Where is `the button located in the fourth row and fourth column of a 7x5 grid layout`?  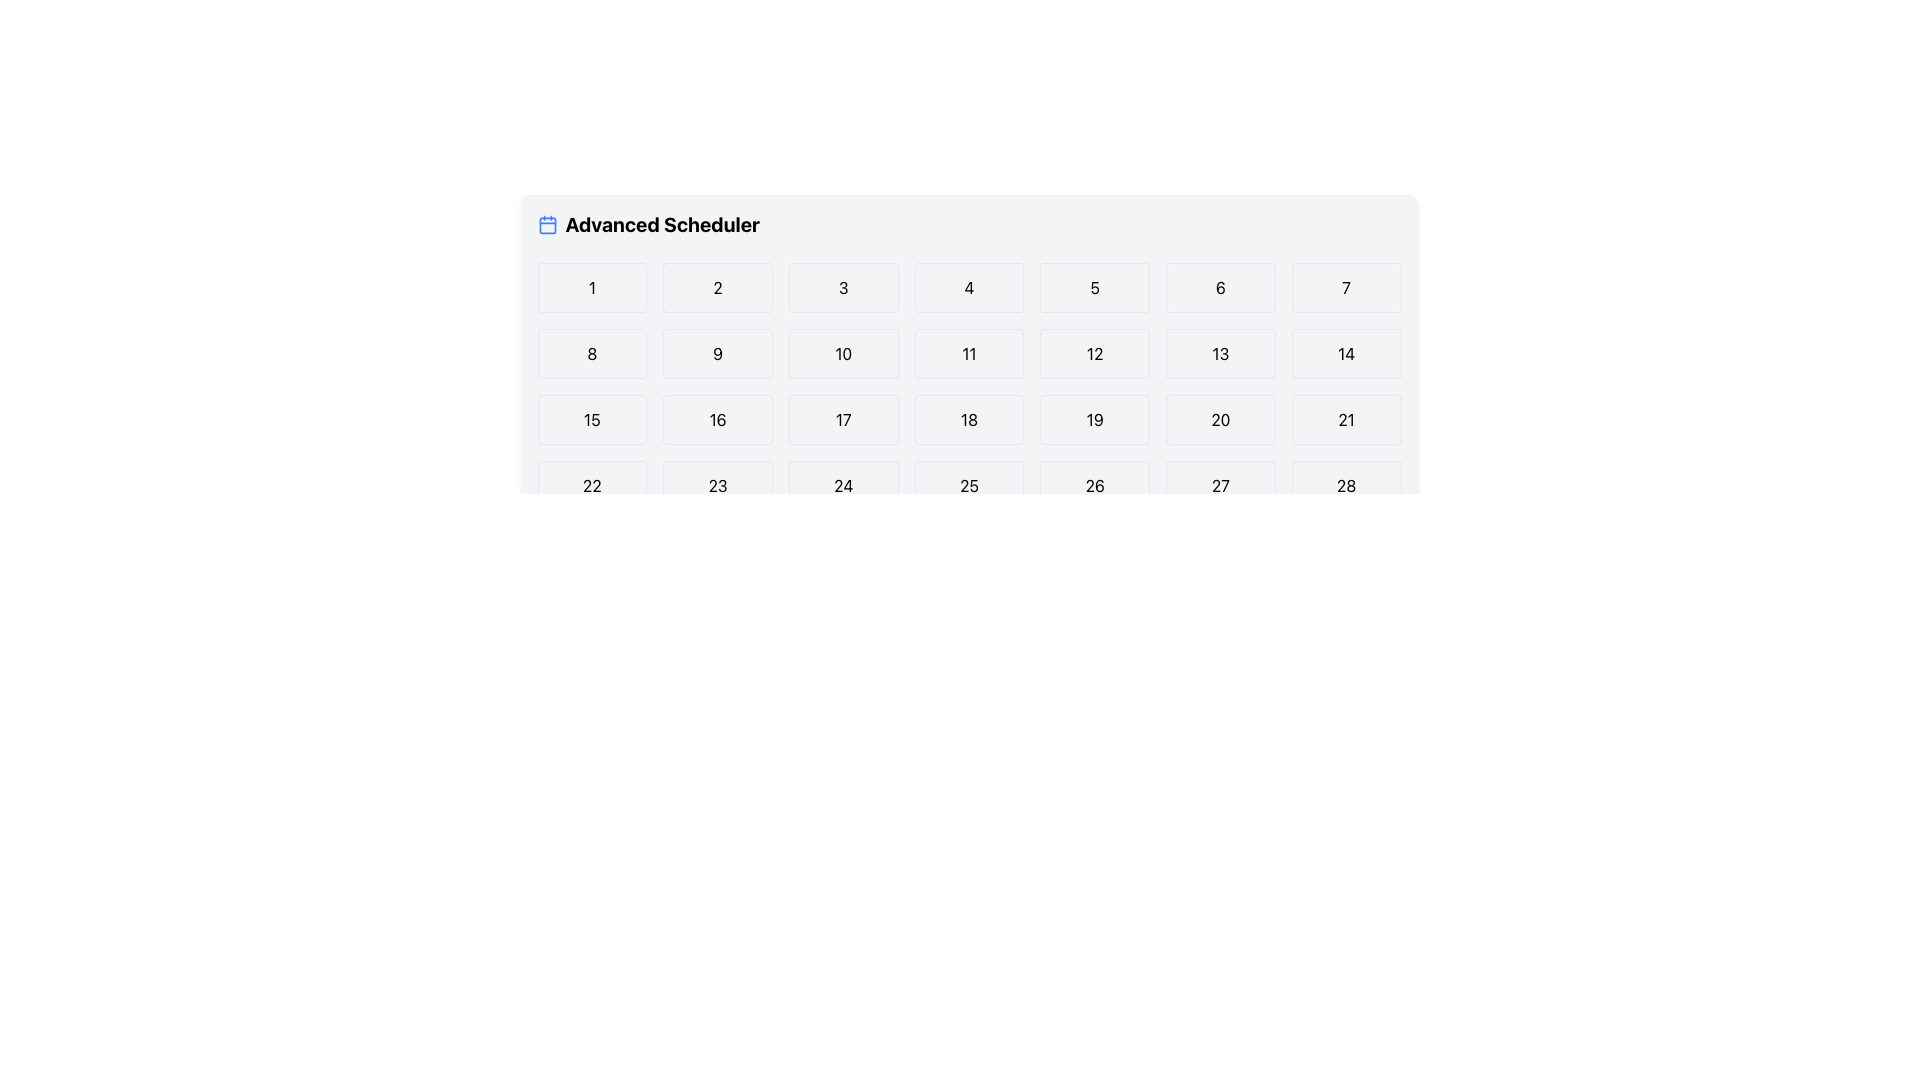 the button located in the fourth row and fourth column of a 7x5 grid layout is located at coordinates (843, 486).